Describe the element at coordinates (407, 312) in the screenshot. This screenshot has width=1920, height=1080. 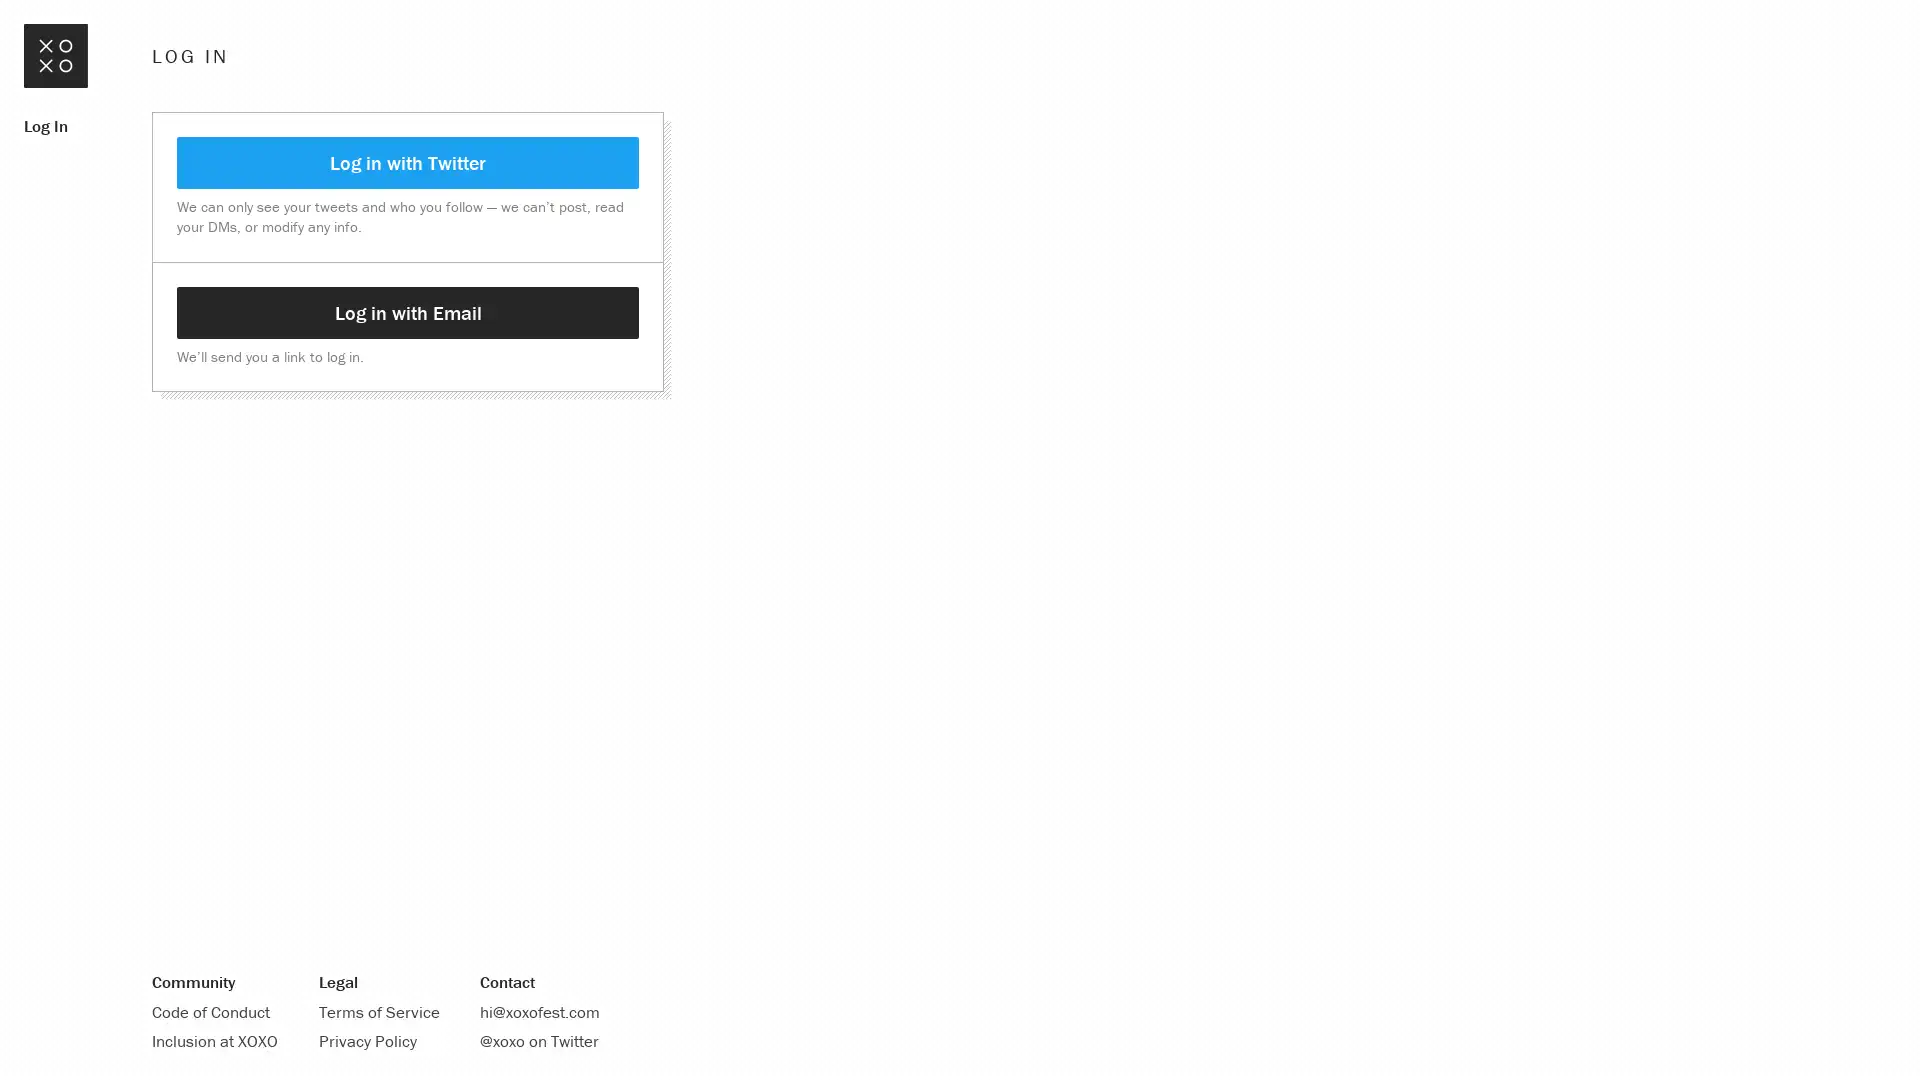
I see `Log in with Email` at that location.